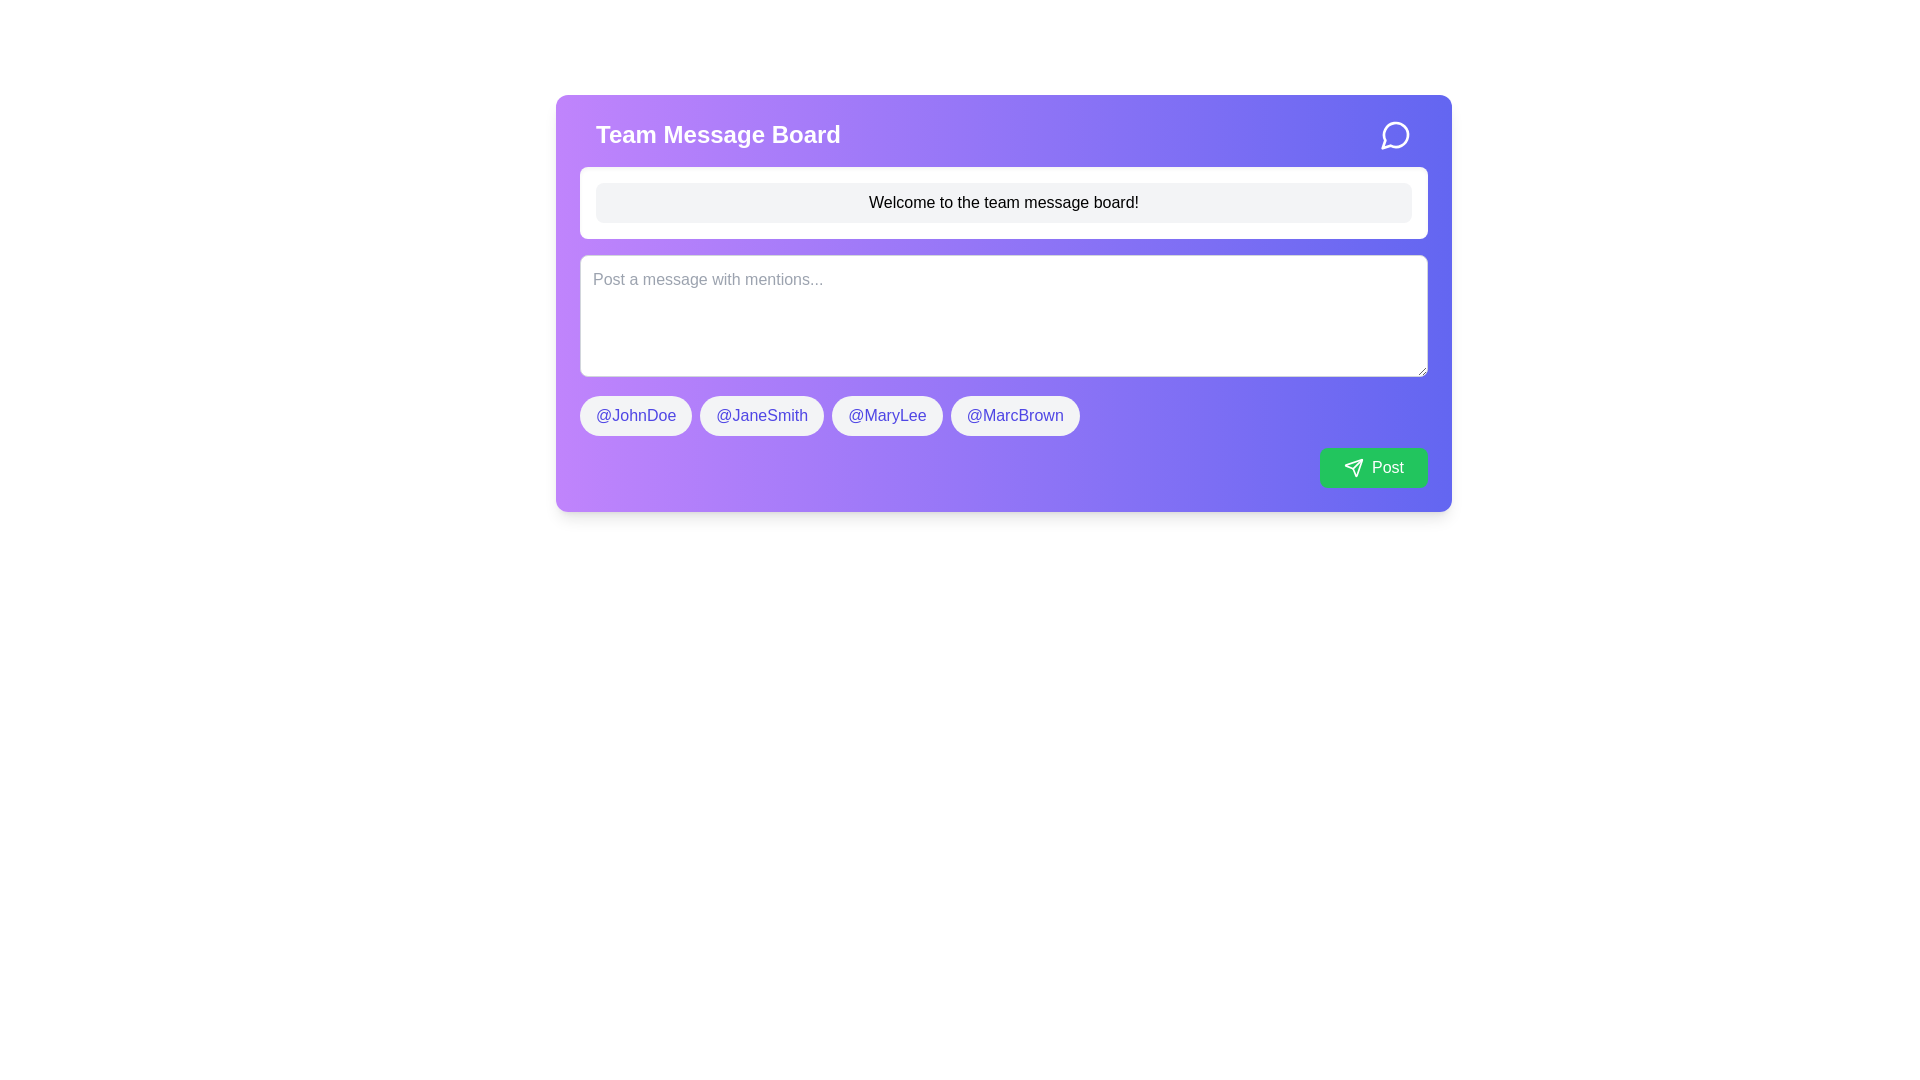 This screenshot has width=1920, height=1080. I want to click on the Paper Plane icon located on the green 'Post' button, so click(1353, 467).